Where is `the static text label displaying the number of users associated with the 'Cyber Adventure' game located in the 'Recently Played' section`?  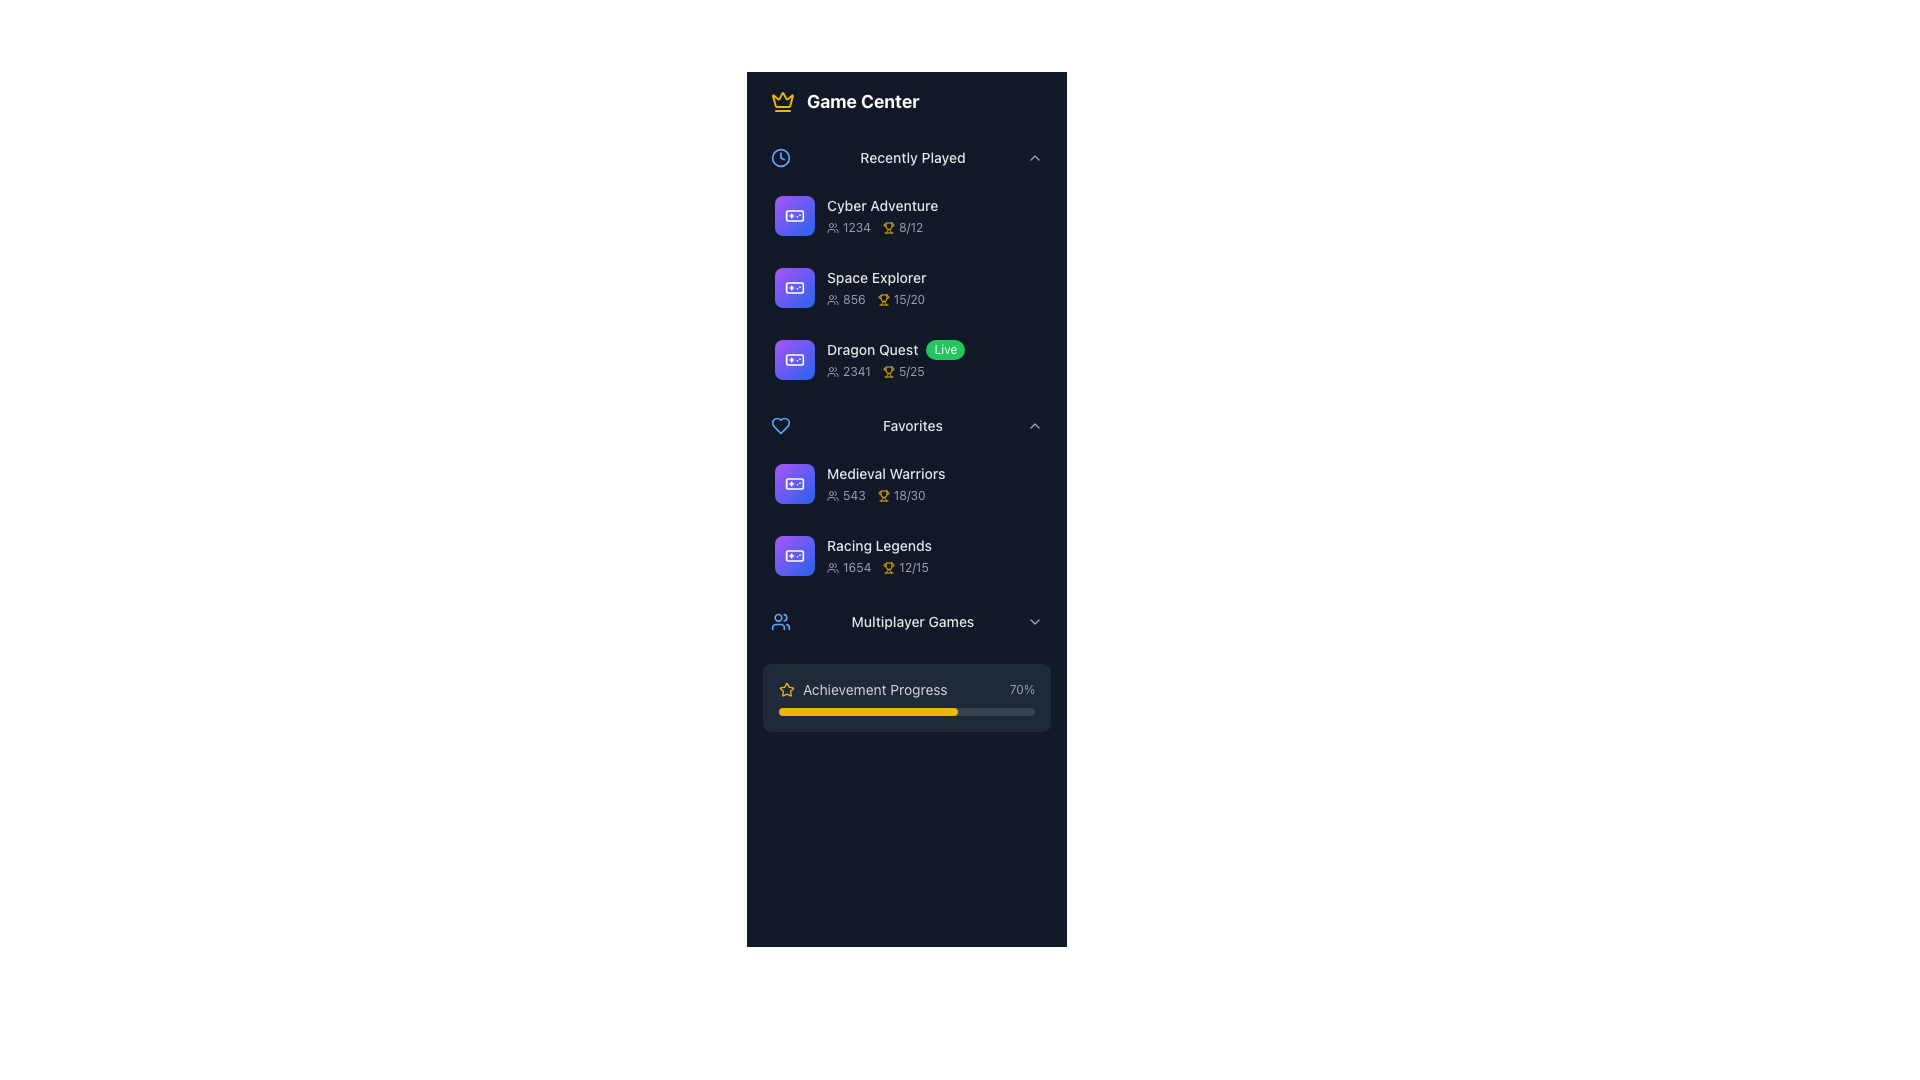
the static text label displaying the number of users associated with the 'Cyber Adventure' game located in the 'Recently Played' section is located at coordinates (857, 226).